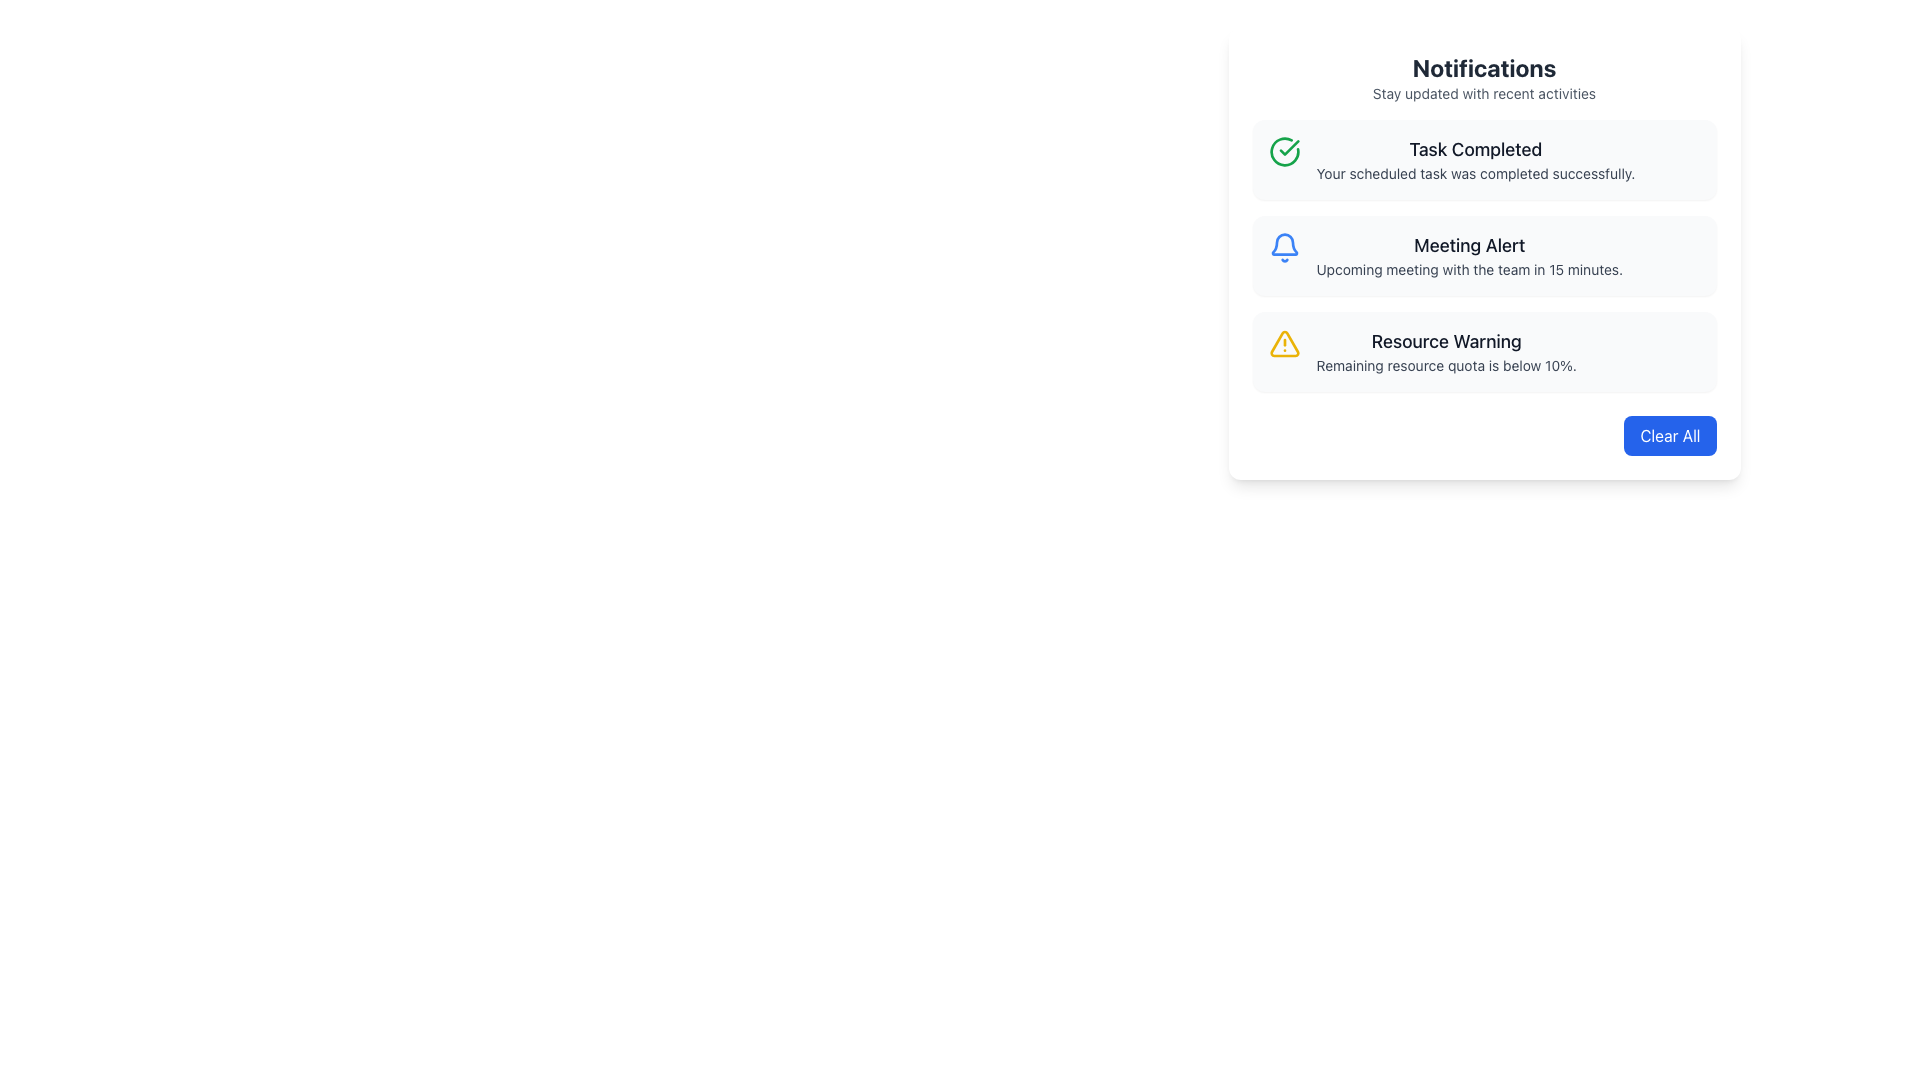 The height and width of the screenshot is (1080, 1920). Describe the element at coordinates (1446, 366) in the screenshot. I see `text from the notification block labeled 'Resource Warning', specifically the line that reads 'Remaining resource quota is below 10%'` at that location.